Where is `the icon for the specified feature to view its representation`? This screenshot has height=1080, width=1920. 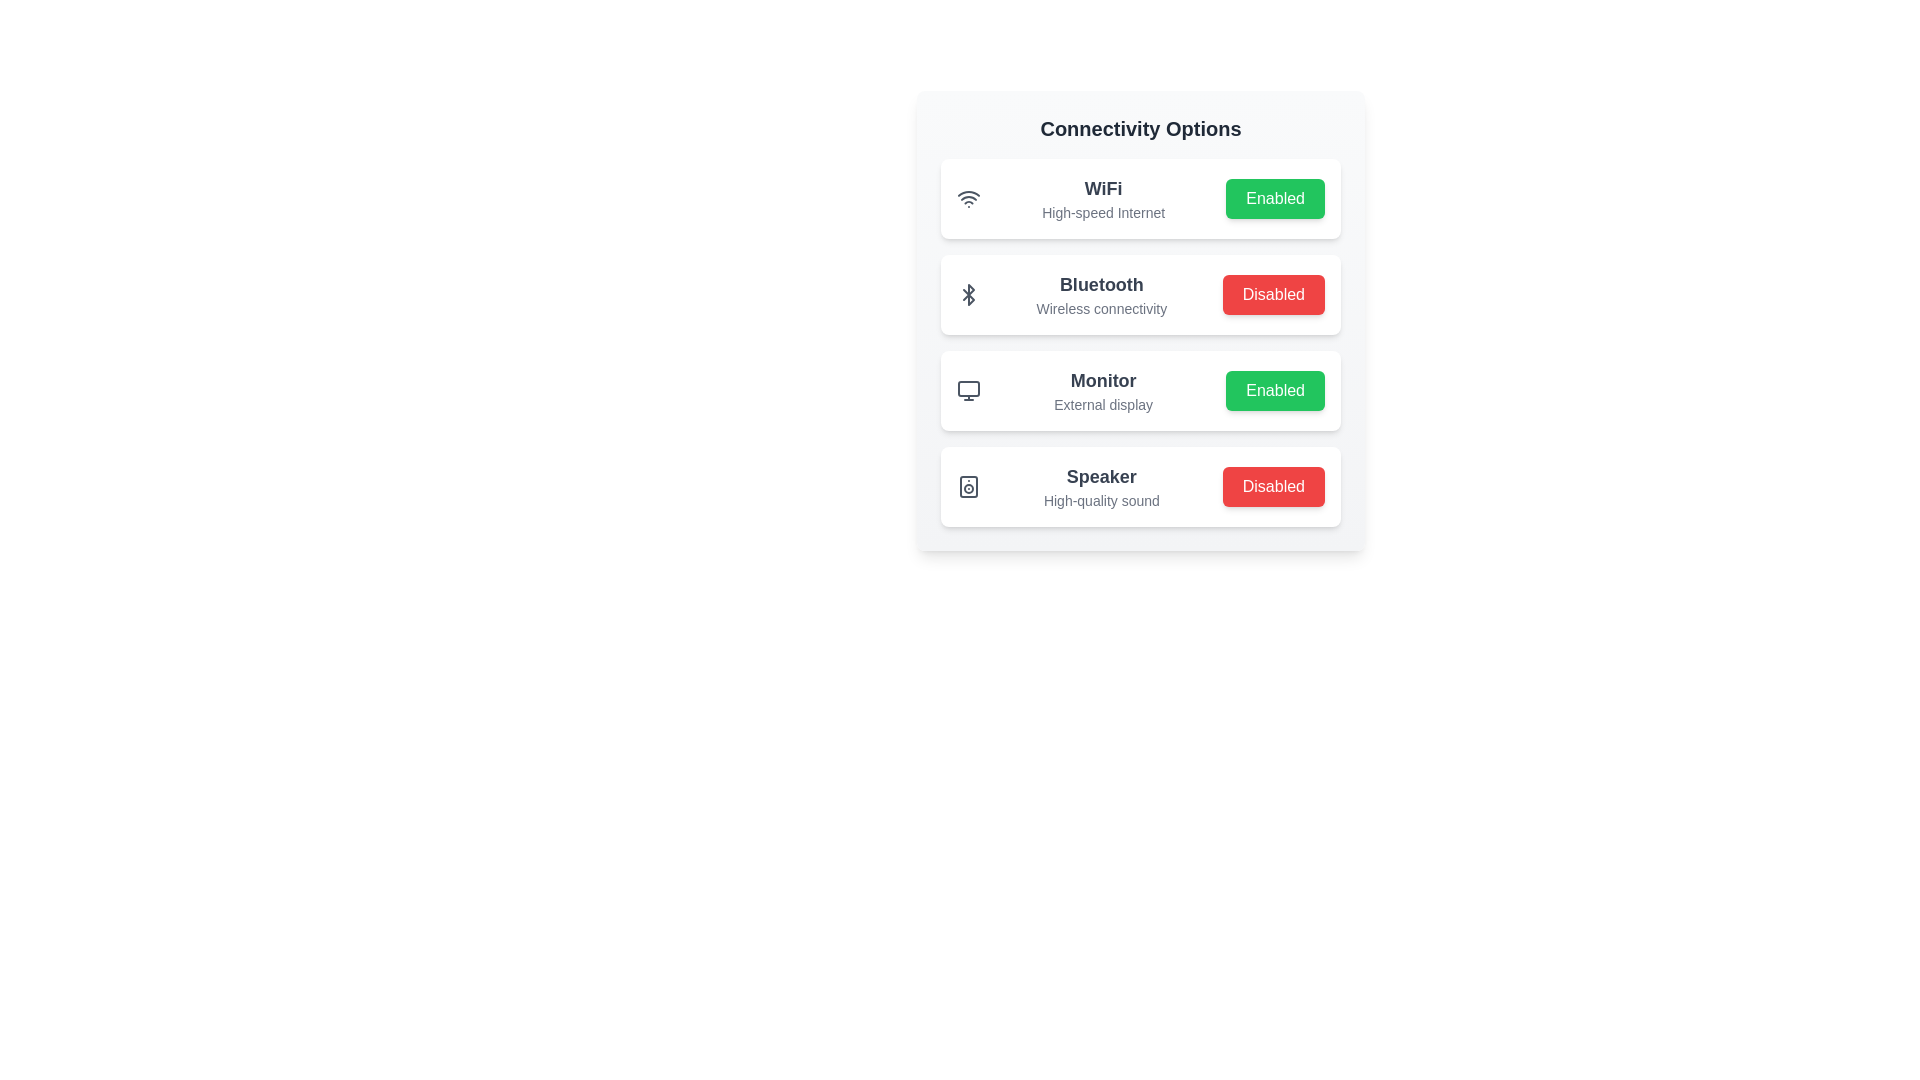
the icon for the specified feature to view its representation is located at coordinates (969, 199).